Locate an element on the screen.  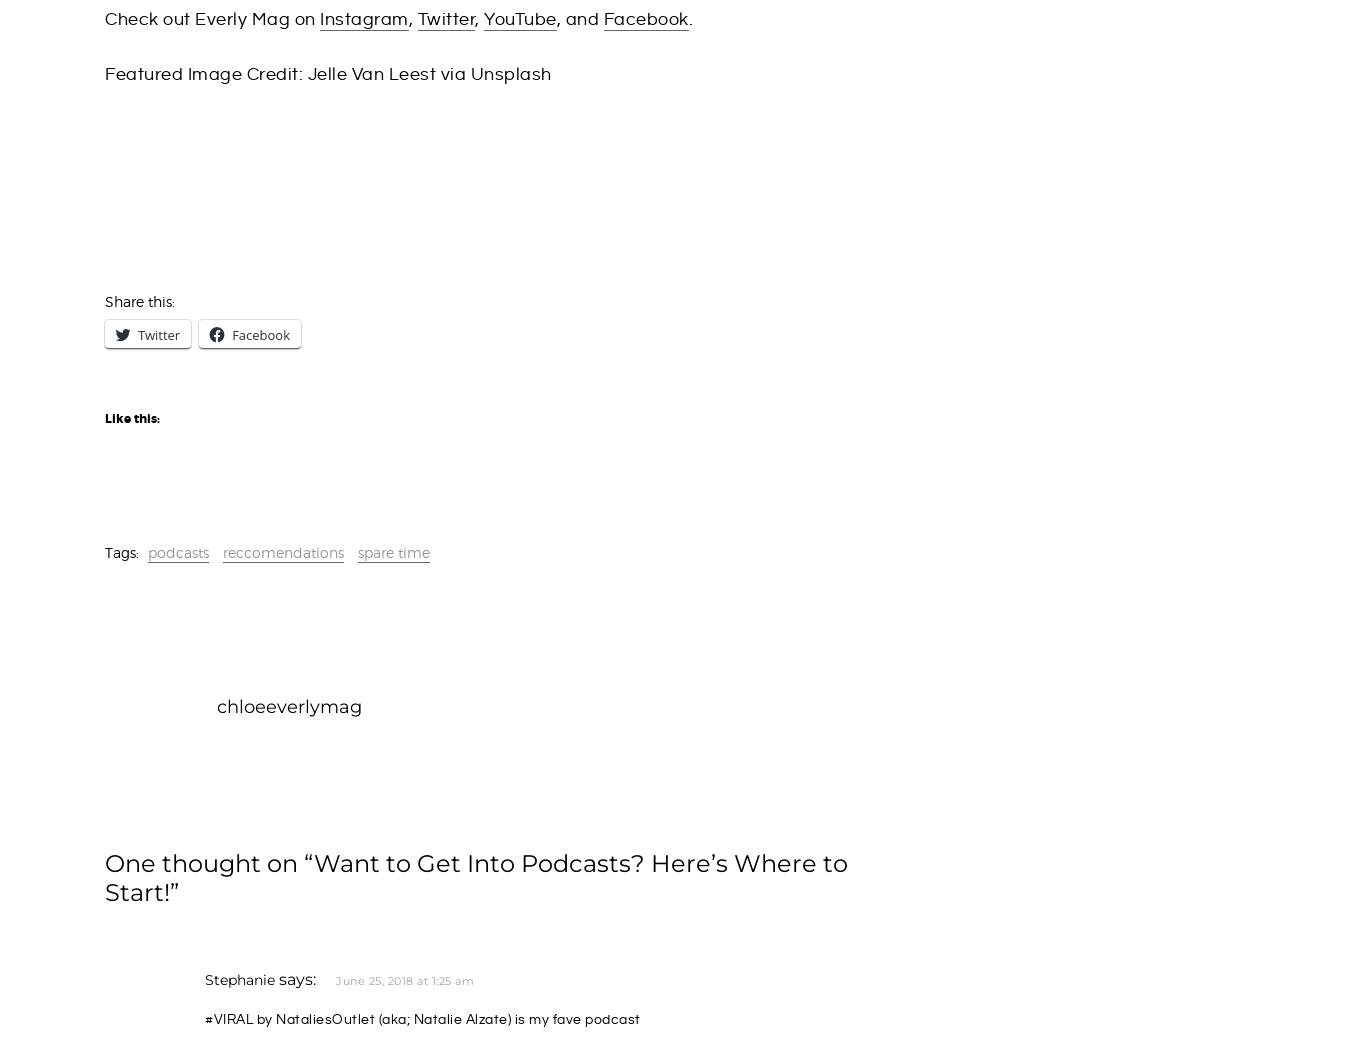
'Instagram' is located at coordinates (363, 18).